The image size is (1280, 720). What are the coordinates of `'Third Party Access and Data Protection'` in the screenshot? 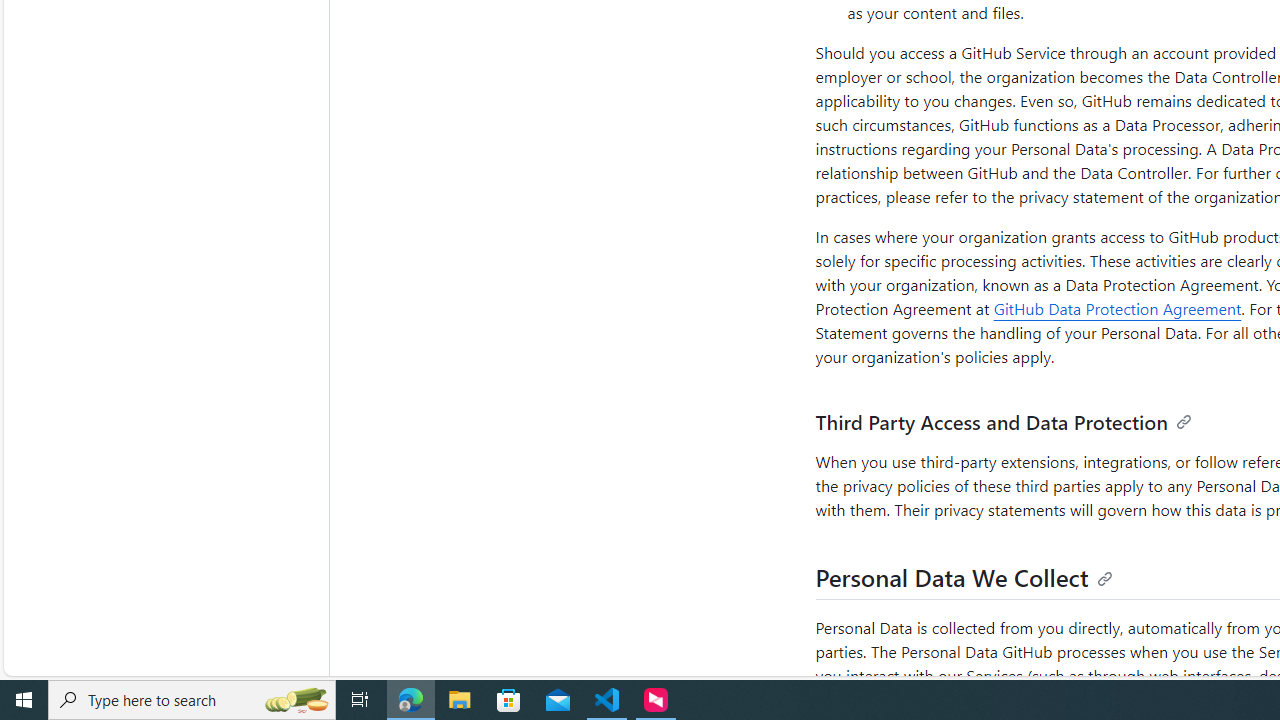 It's located at (1003, 421).